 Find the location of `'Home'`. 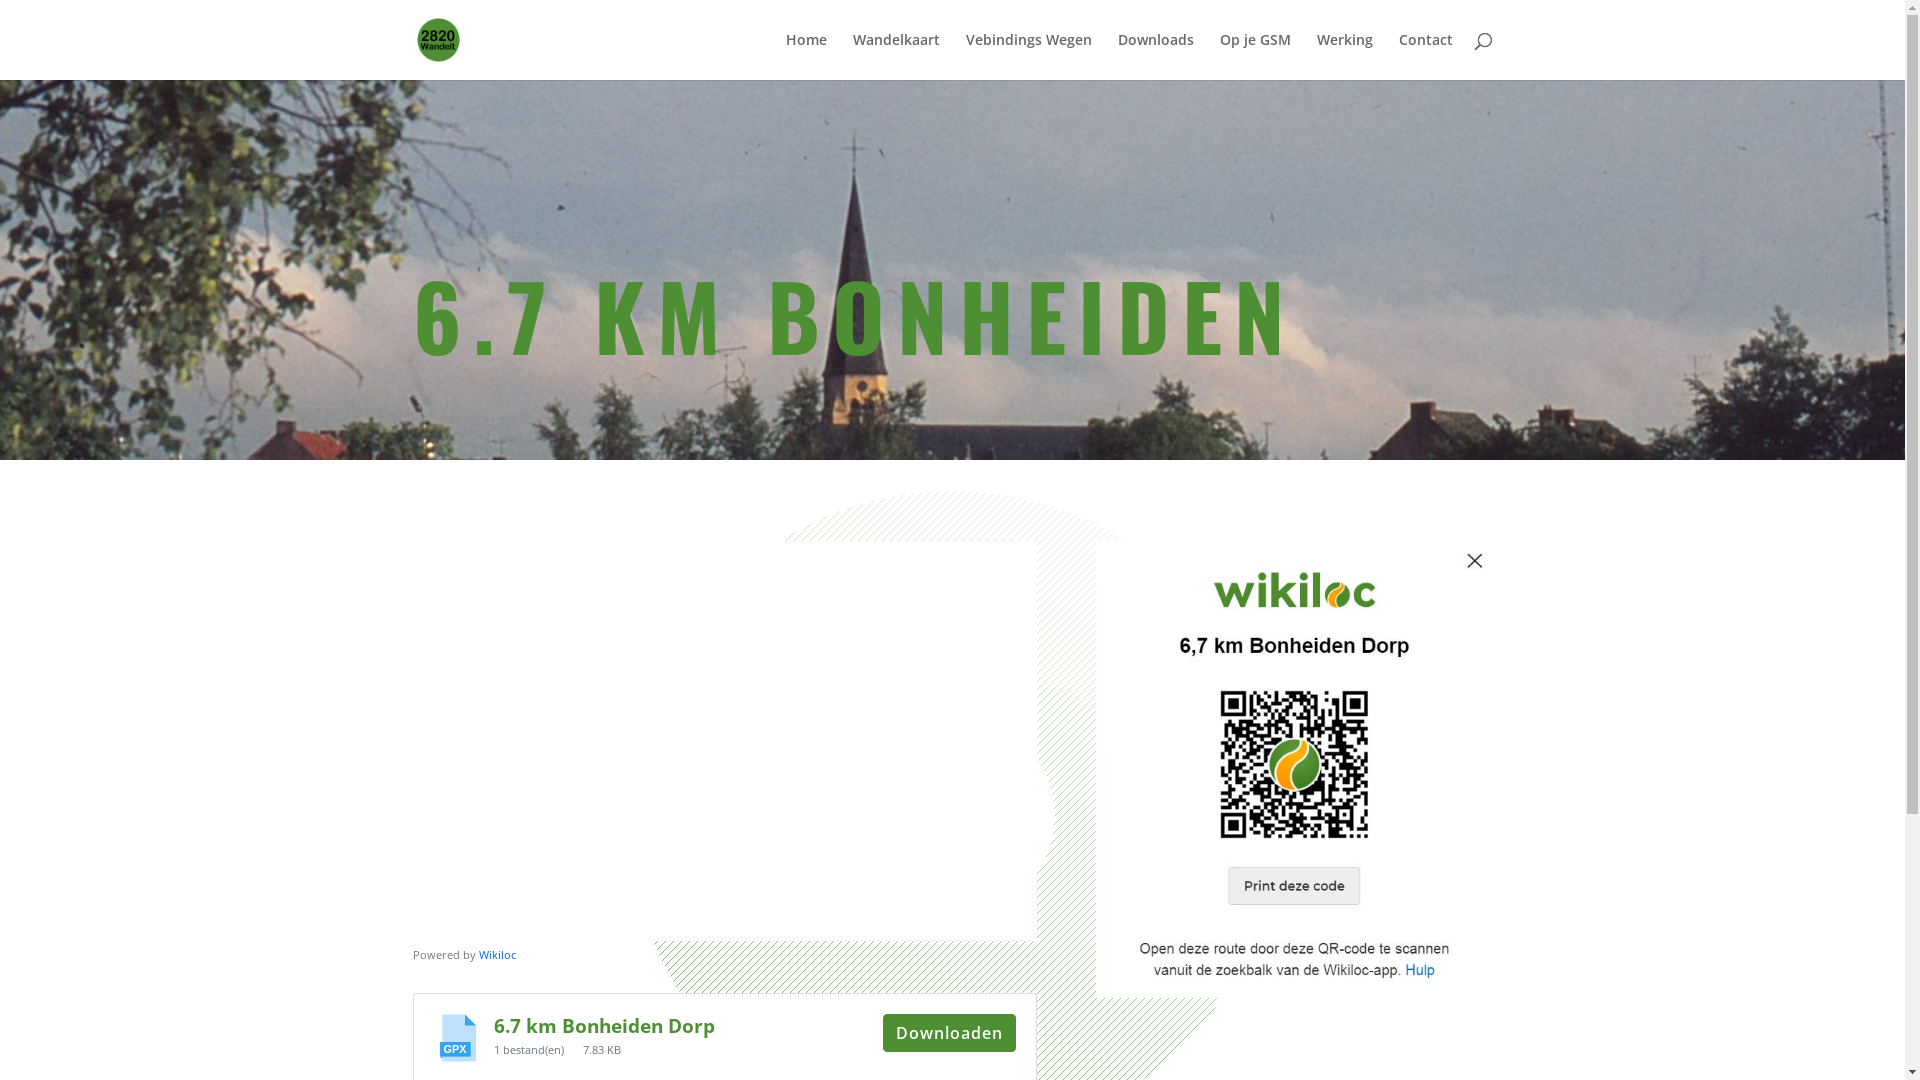

'Home' is located at coordinates (806, 55).